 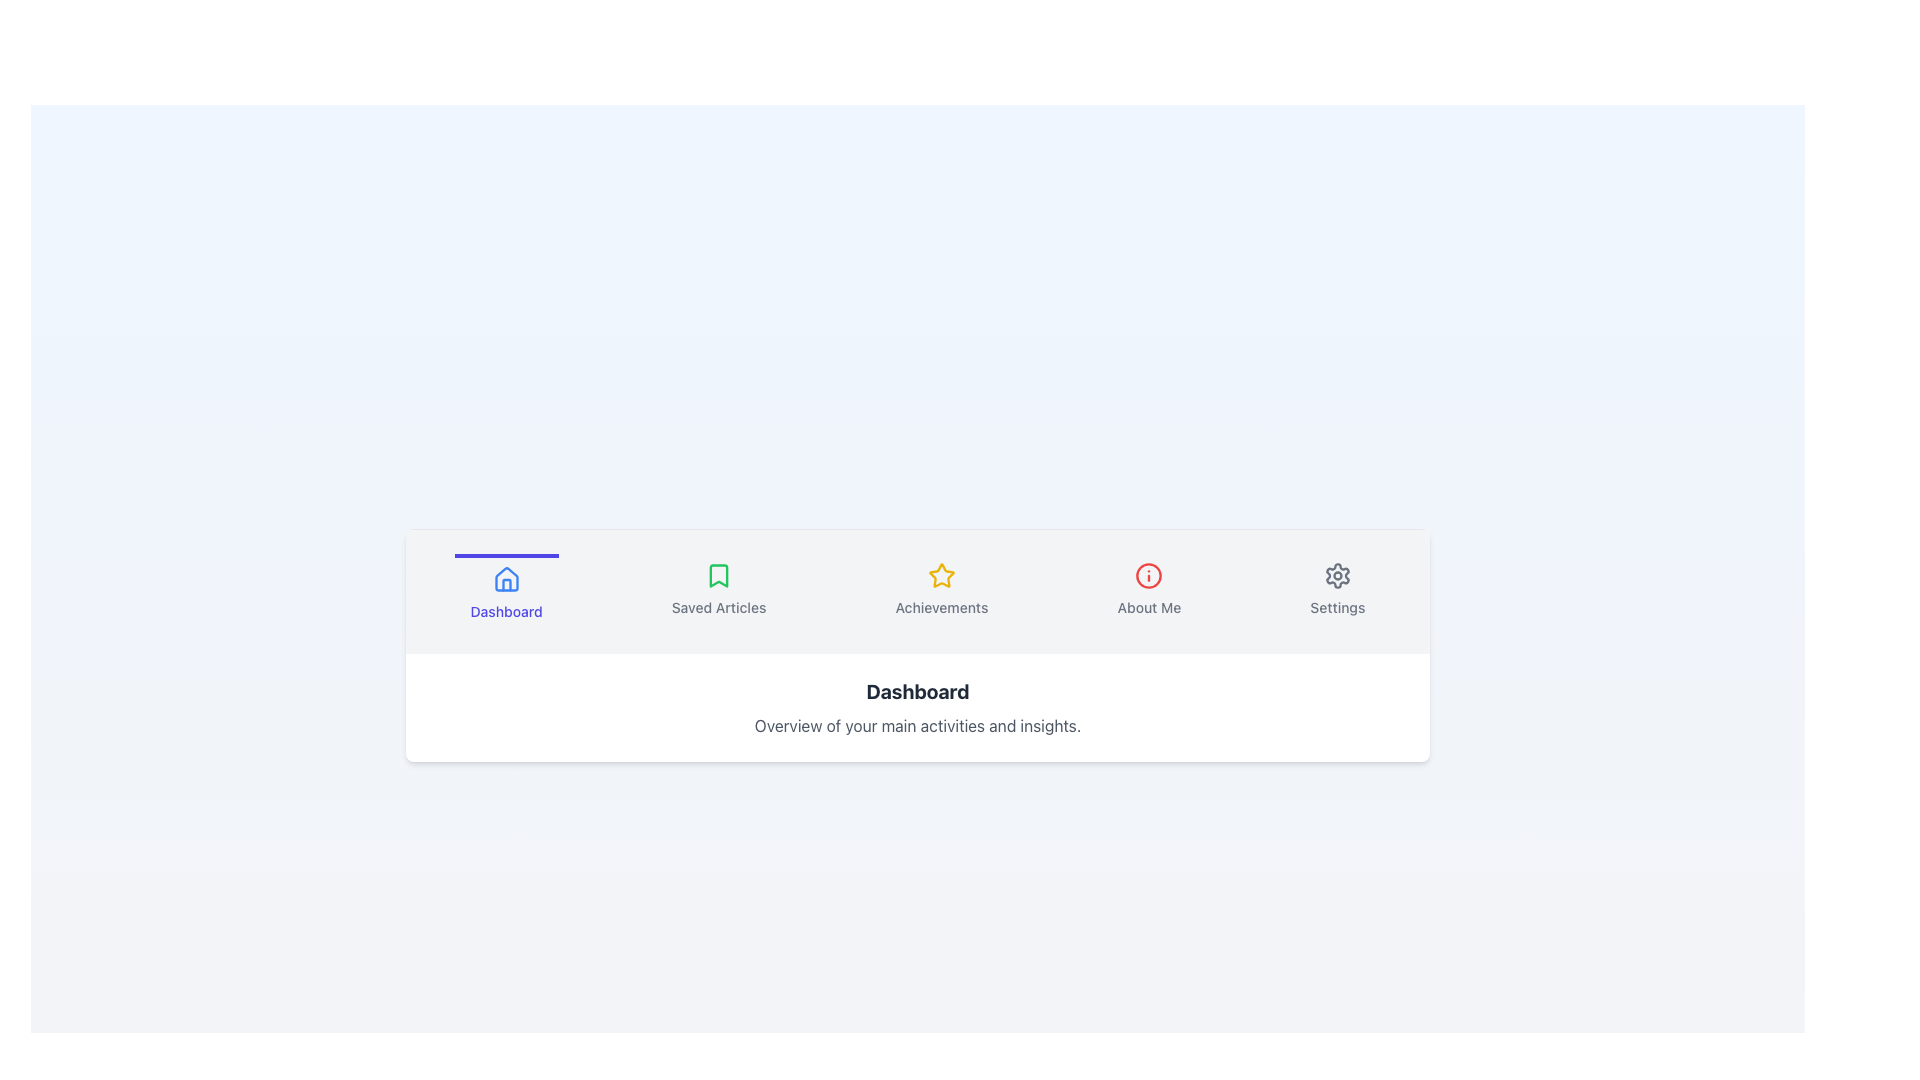 What do you see at coordinates (719, 575) in the screenshot?
I see `the bookmark-shaped icon with a downward-pointing chevron, styled in green, located above the 'Saved Articles' text` at bounding box center [719, 575].